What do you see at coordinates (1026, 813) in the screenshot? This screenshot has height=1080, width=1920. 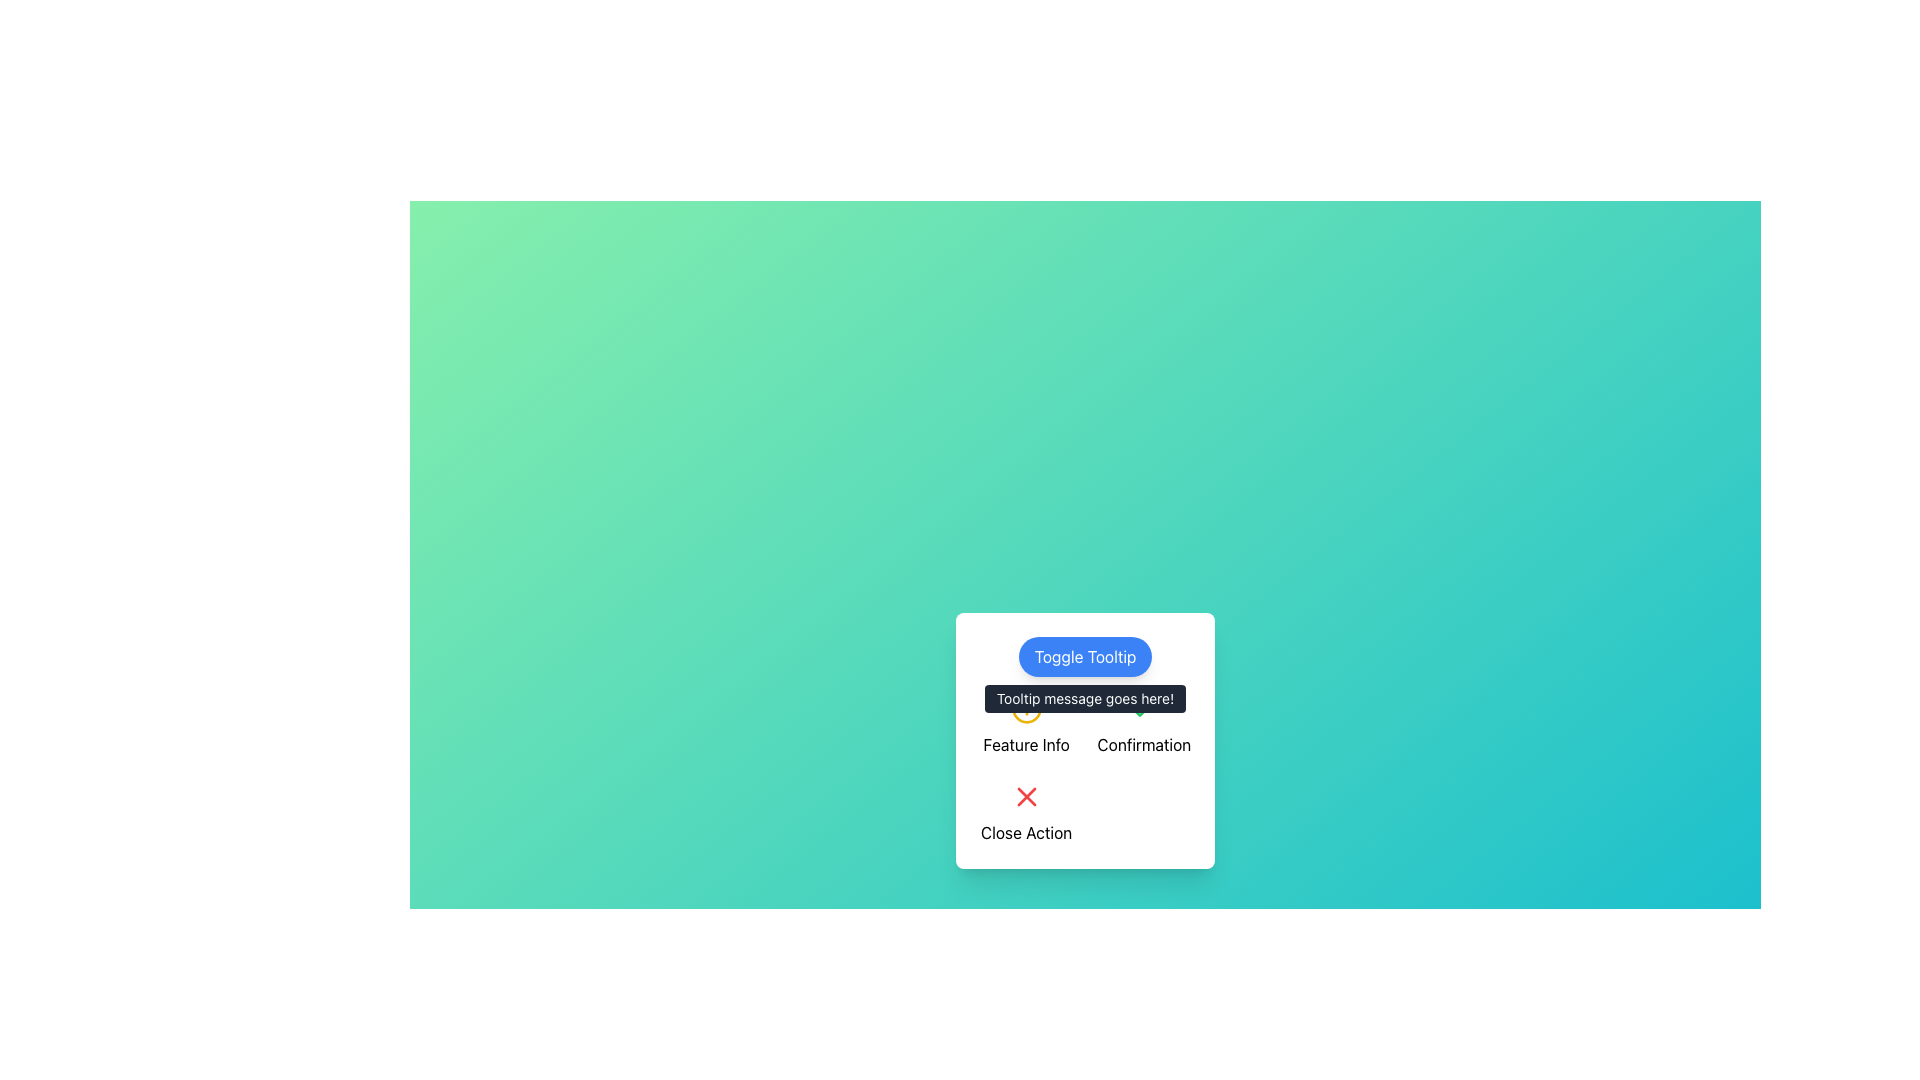 I see `the 'Close Action' label with an icon located in the bottom-left section of the grid beneath 'Feature Info' and 'Confirmation'` at bounding box center [1026, 813].